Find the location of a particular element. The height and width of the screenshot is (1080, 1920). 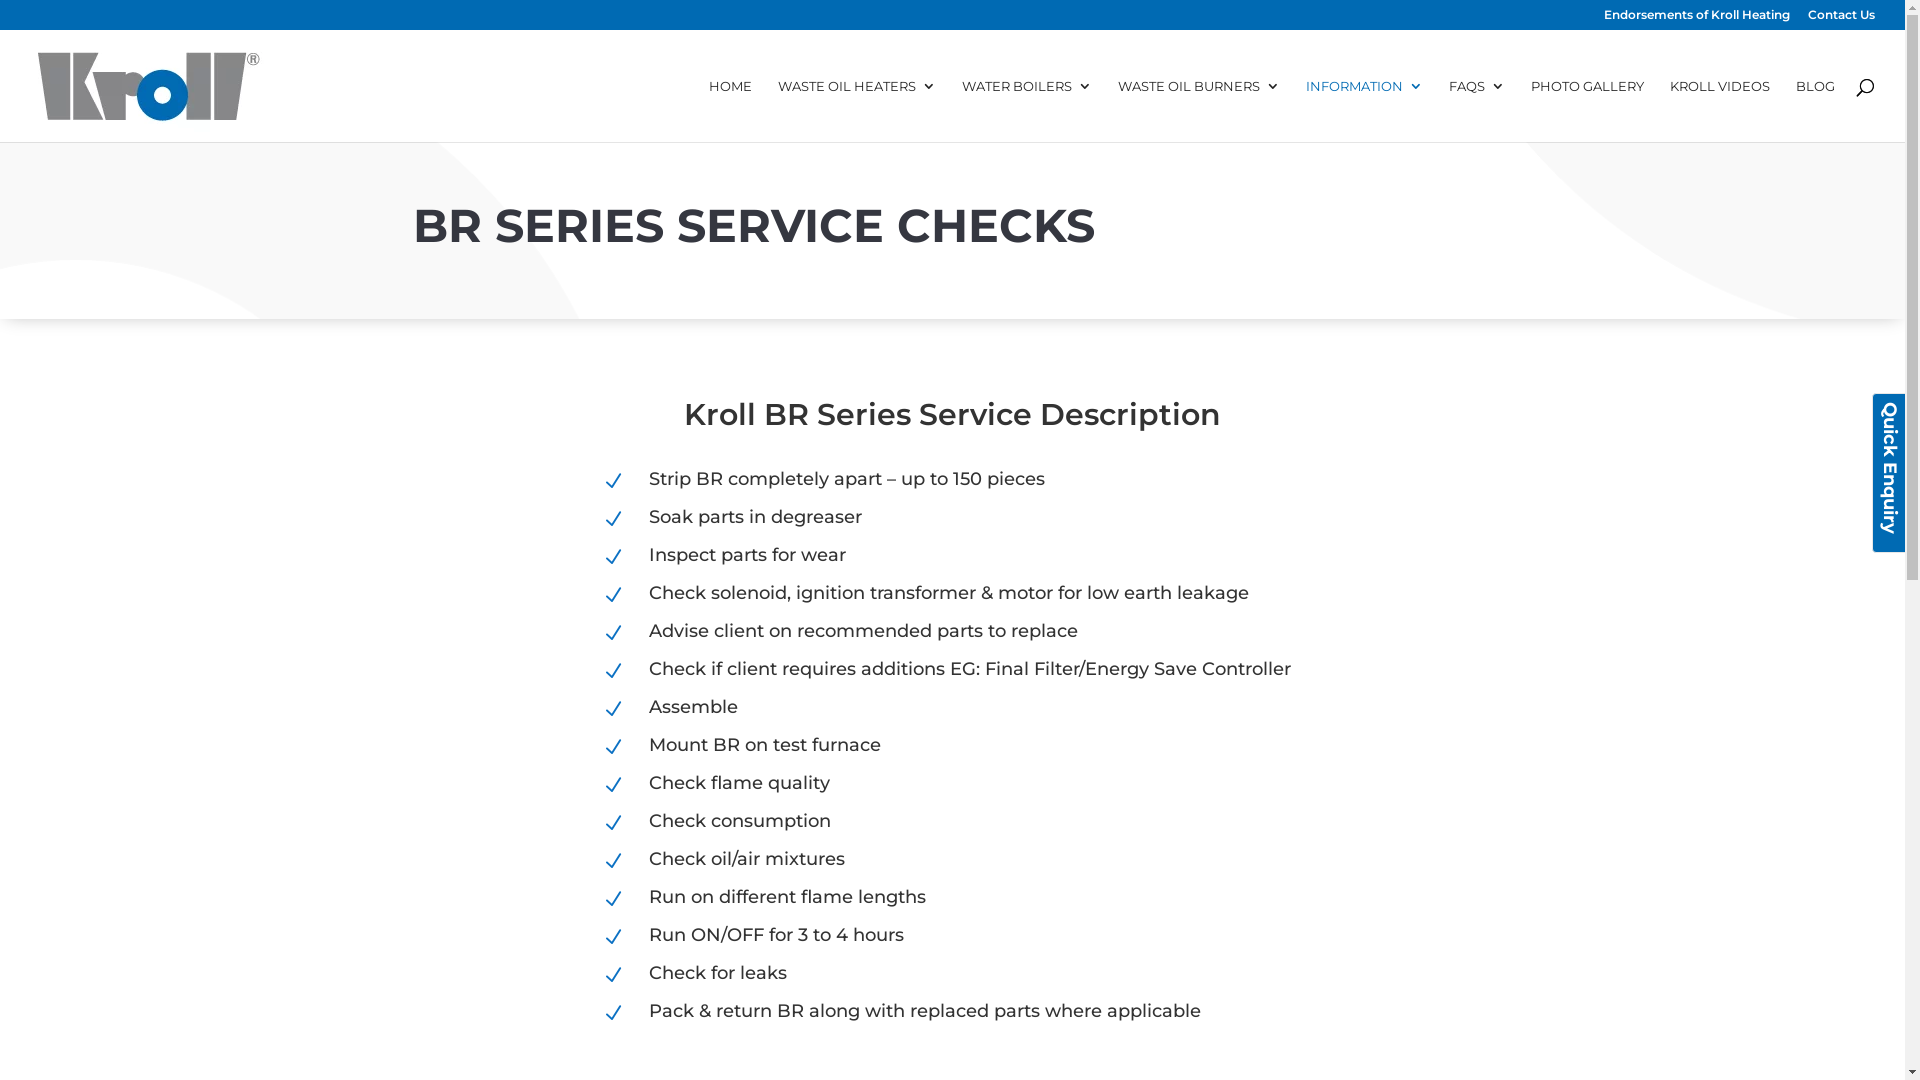

'KROLL VIDEOS' is located at coordinates (1718, 110).